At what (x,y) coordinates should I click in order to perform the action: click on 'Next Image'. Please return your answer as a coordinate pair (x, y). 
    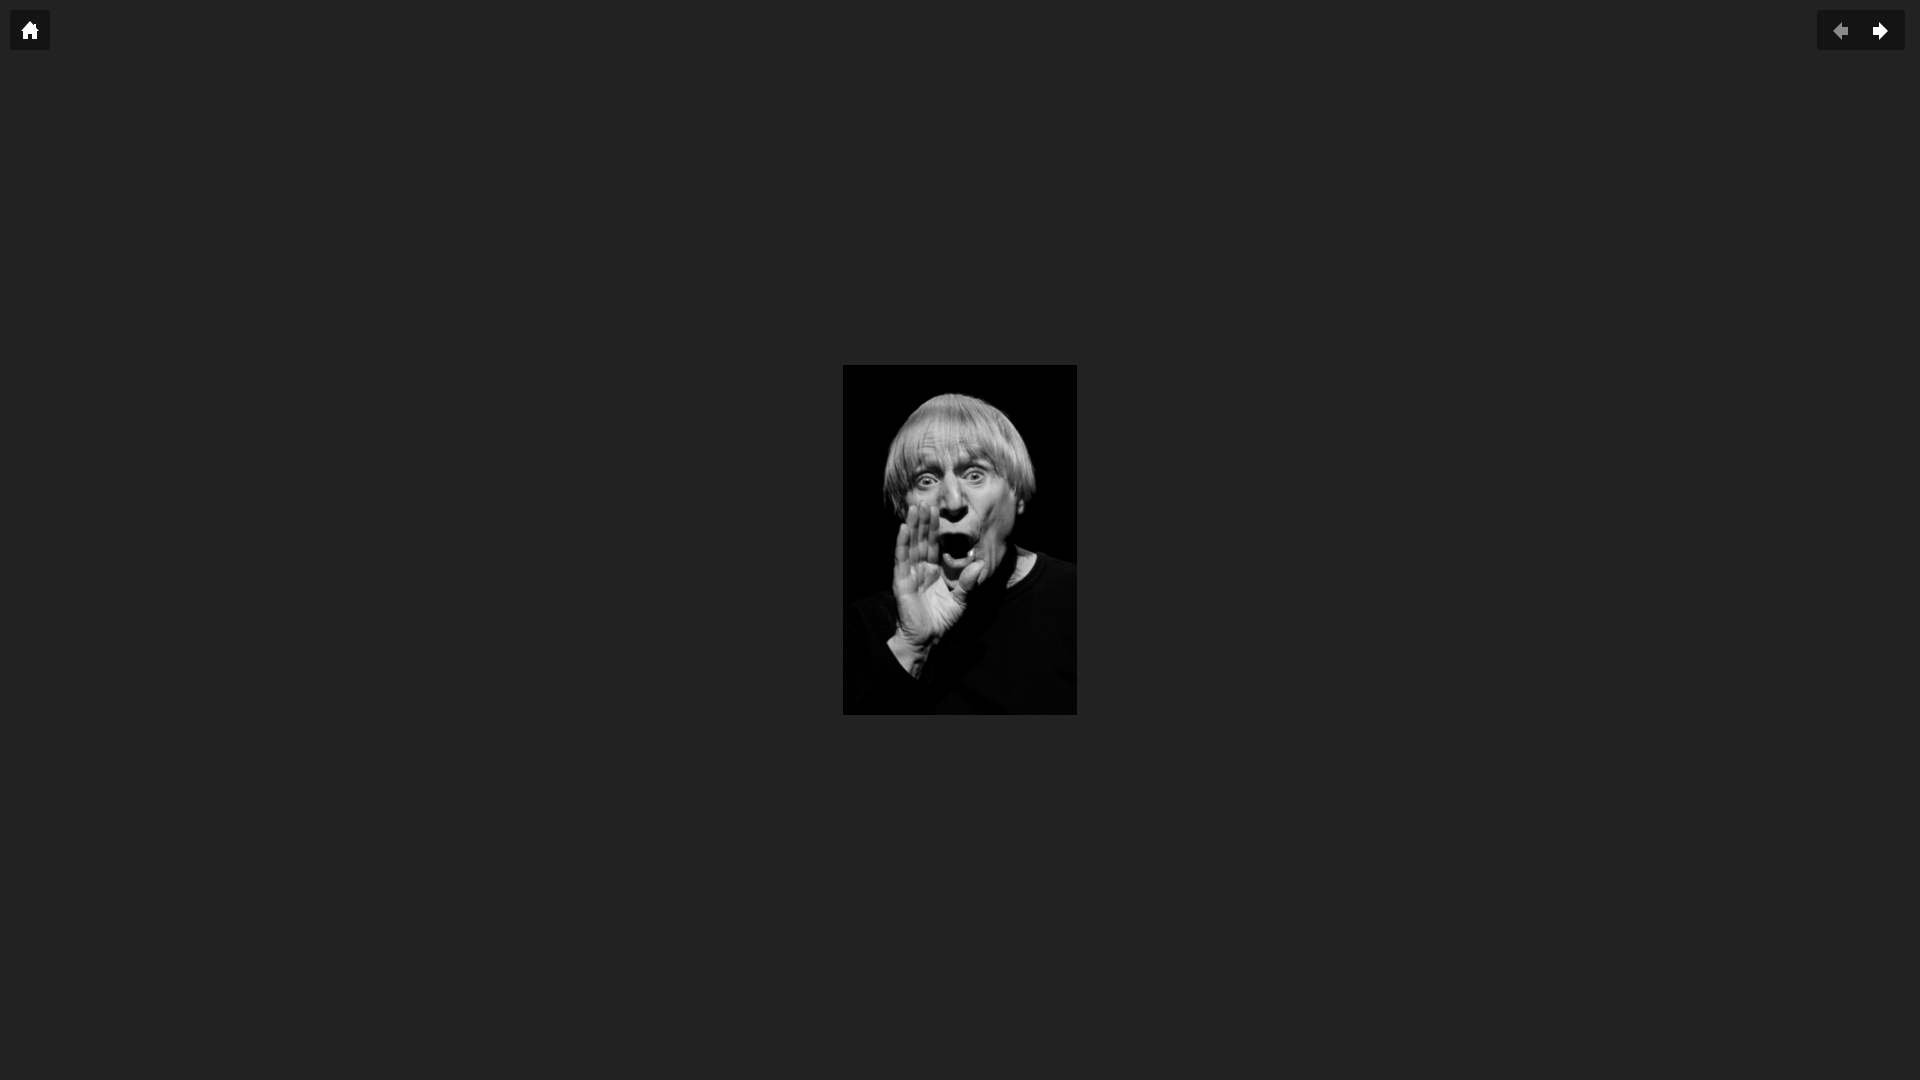
    Looking at the image, I should click on (1880, 30).